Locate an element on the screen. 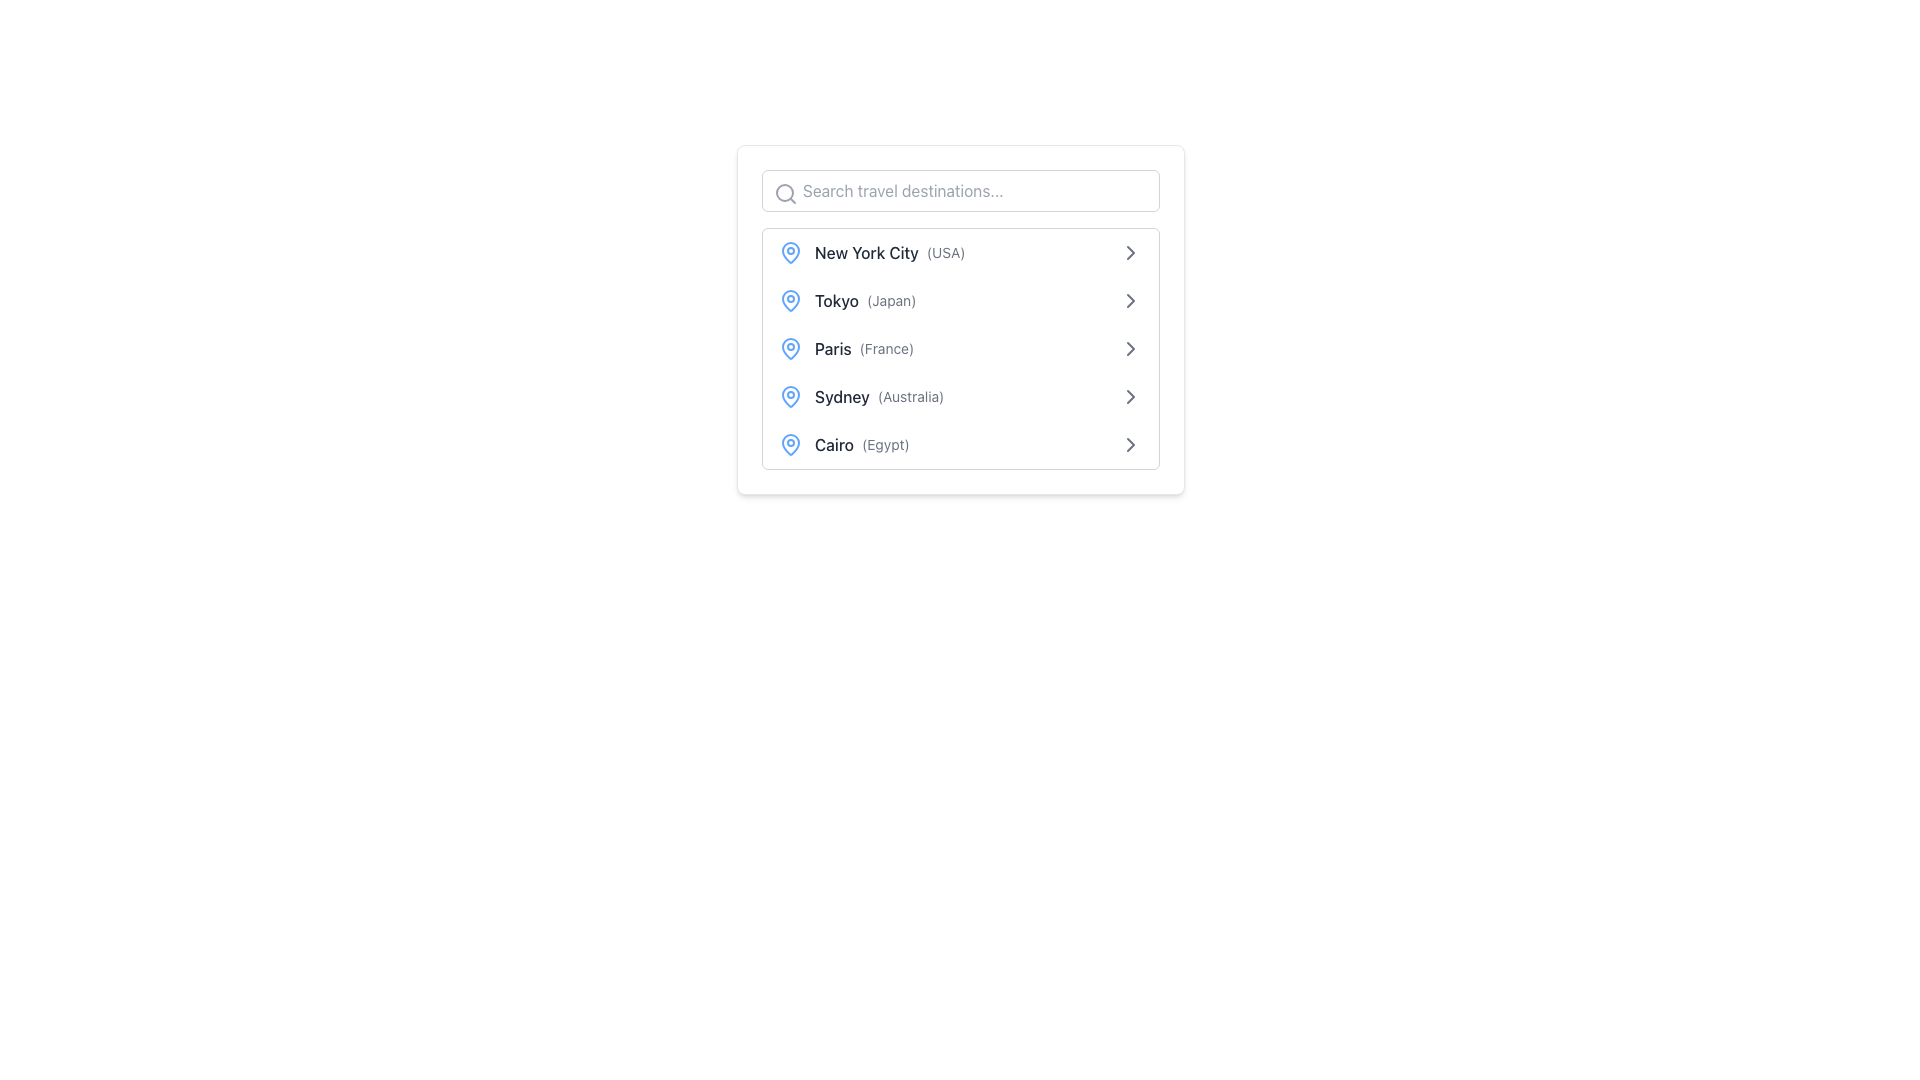 This screenshot has width=1920, height=1080. the selectable location option for 'New York City (USA)' in the dropdown menu of travel destinations is located at coordinates (872, 252).